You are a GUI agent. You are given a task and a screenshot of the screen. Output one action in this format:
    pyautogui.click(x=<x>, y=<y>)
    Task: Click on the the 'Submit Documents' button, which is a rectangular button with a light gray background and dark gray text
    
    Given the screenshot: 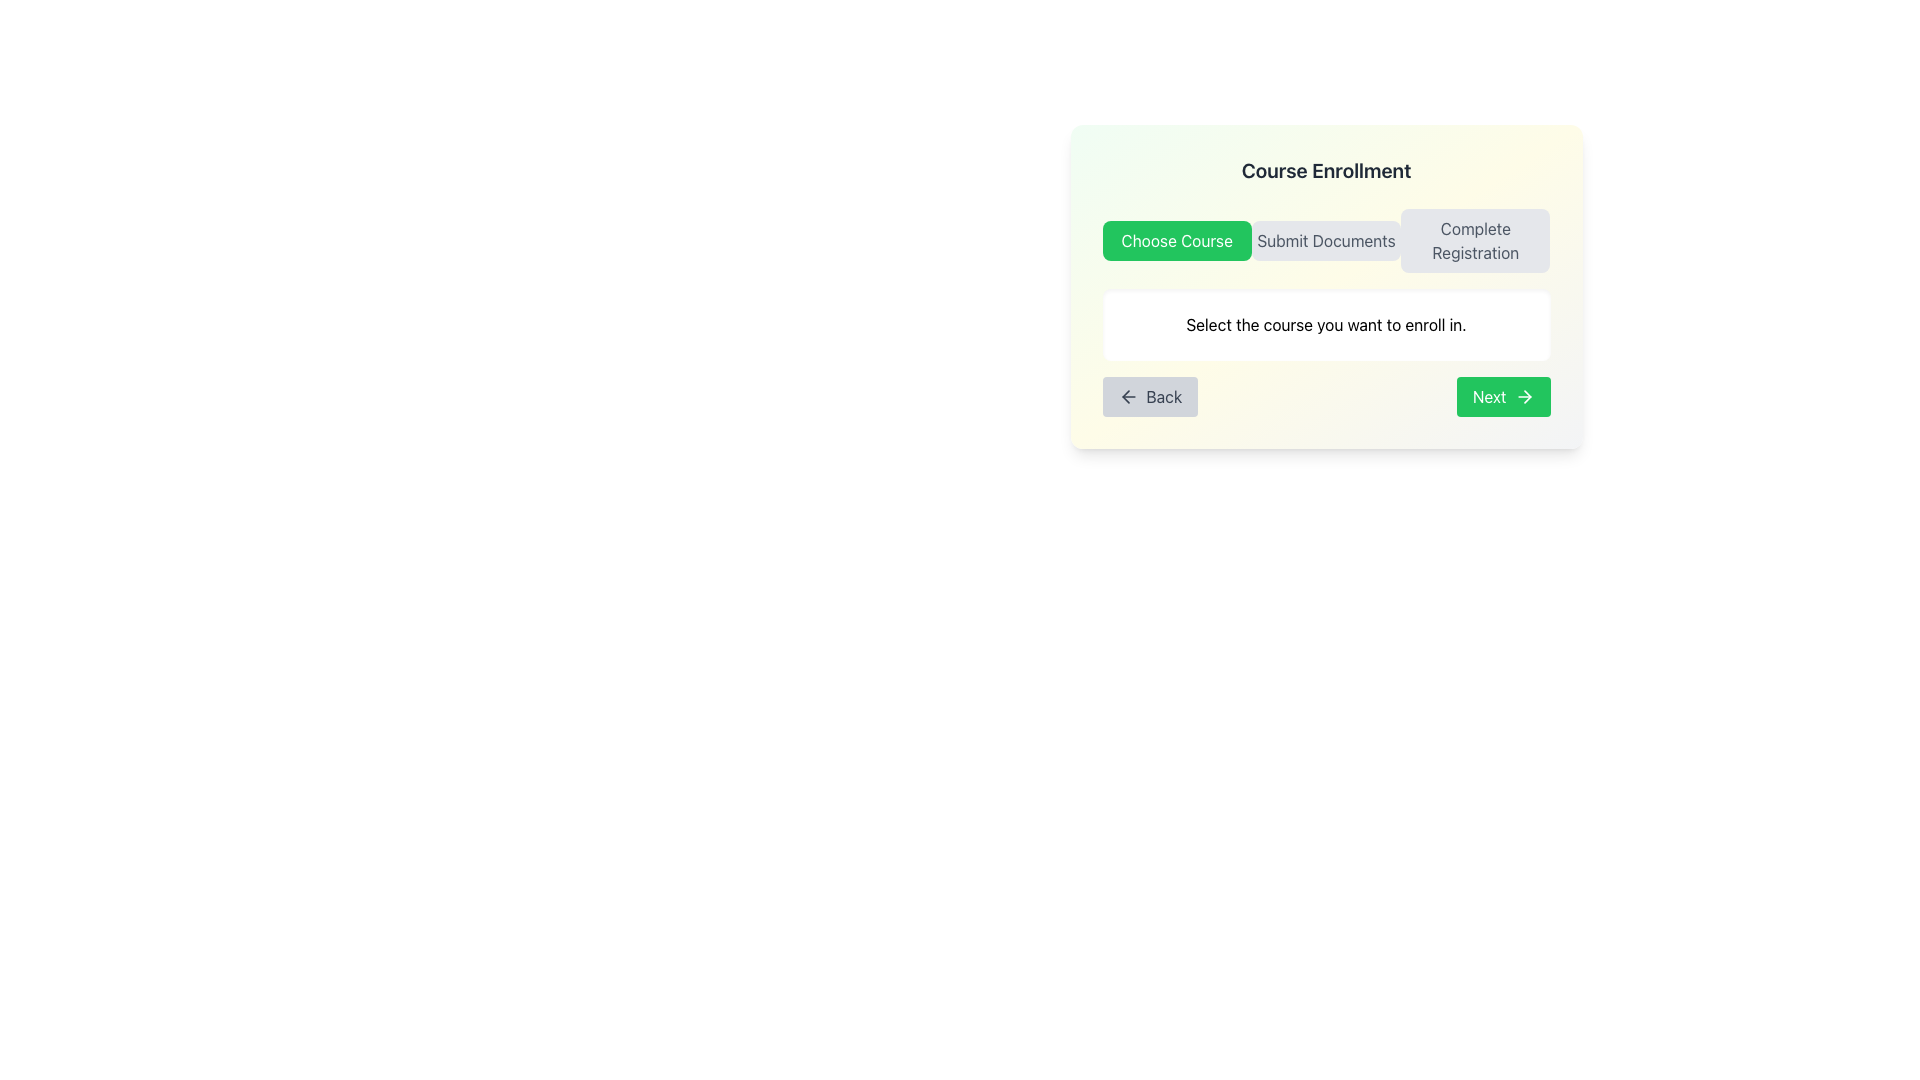 What is the action you would take?
    pyautogui.click(x=1326, y=239)
    